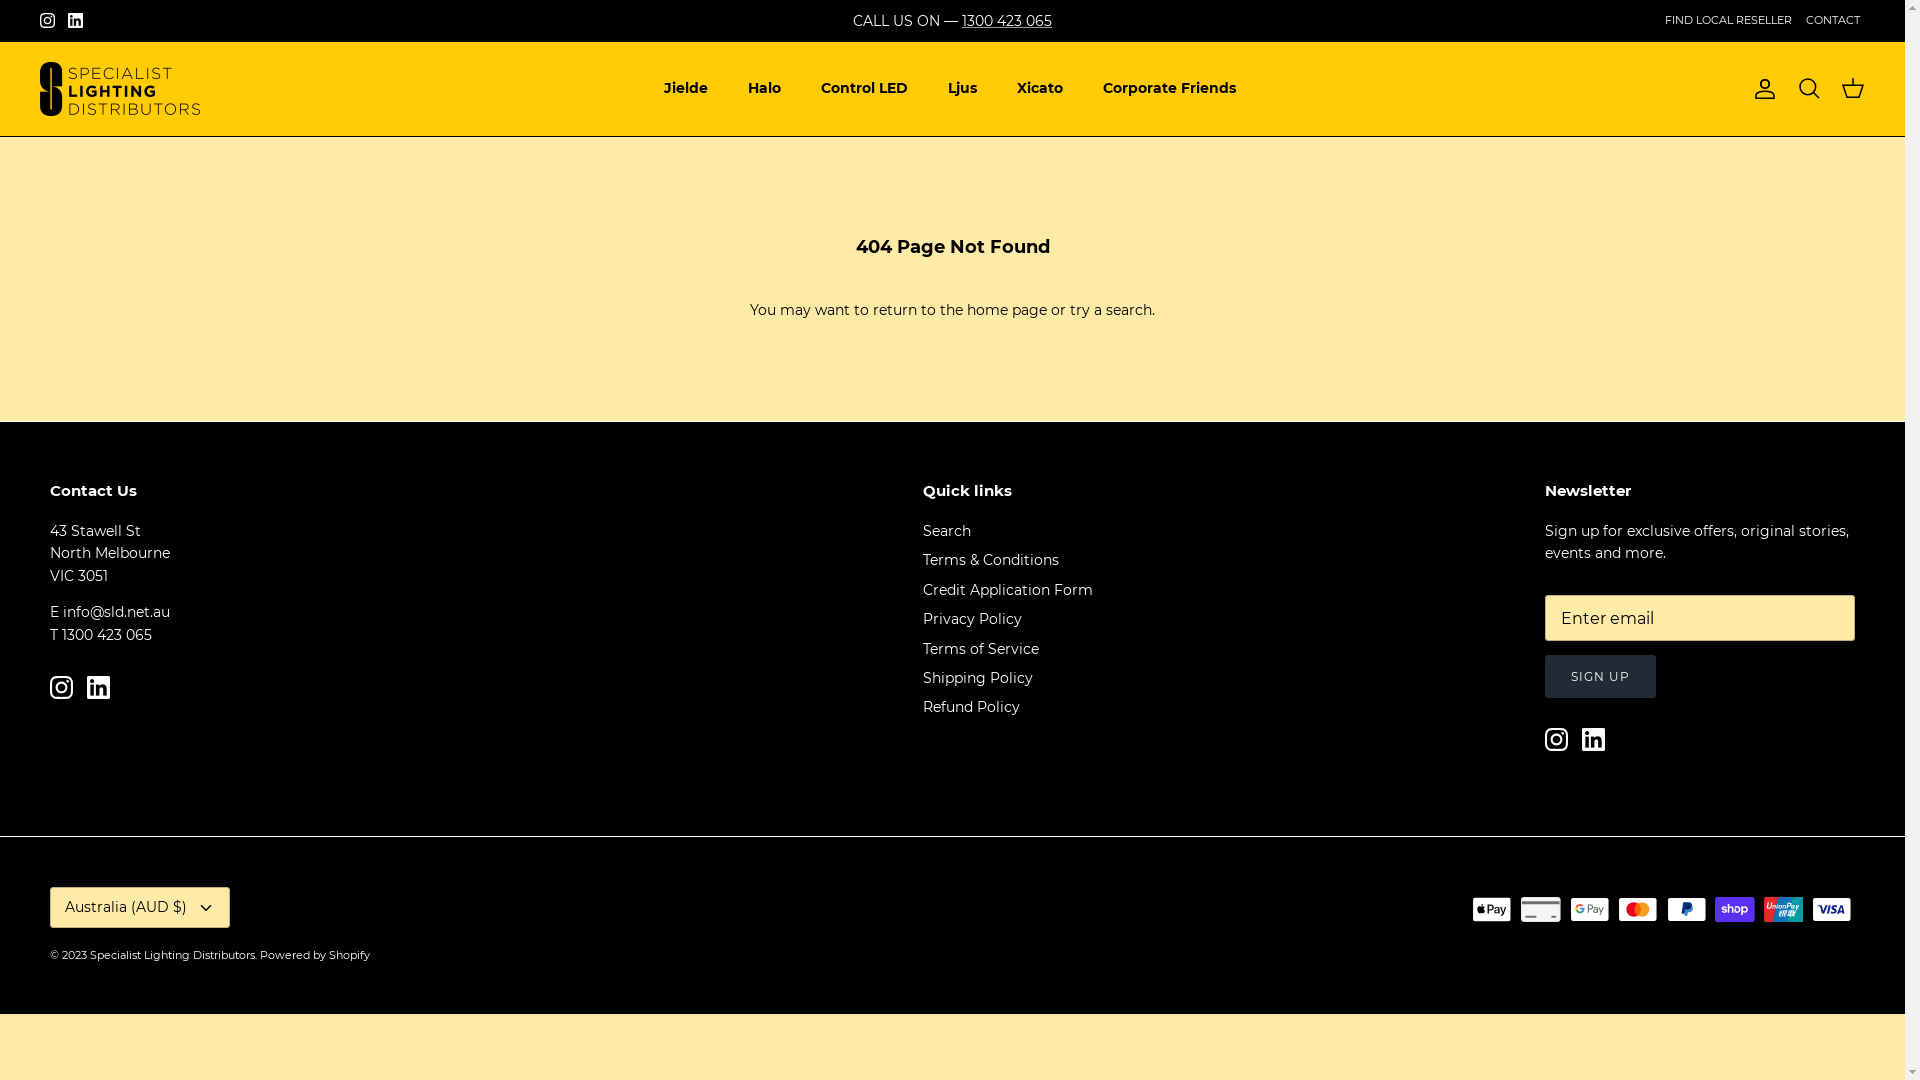 The image size is (1920, 1080). What do you see at coordinates (962, 87) in the screenshot?
I see `'Ljus'` at bounding box center [962, 87].